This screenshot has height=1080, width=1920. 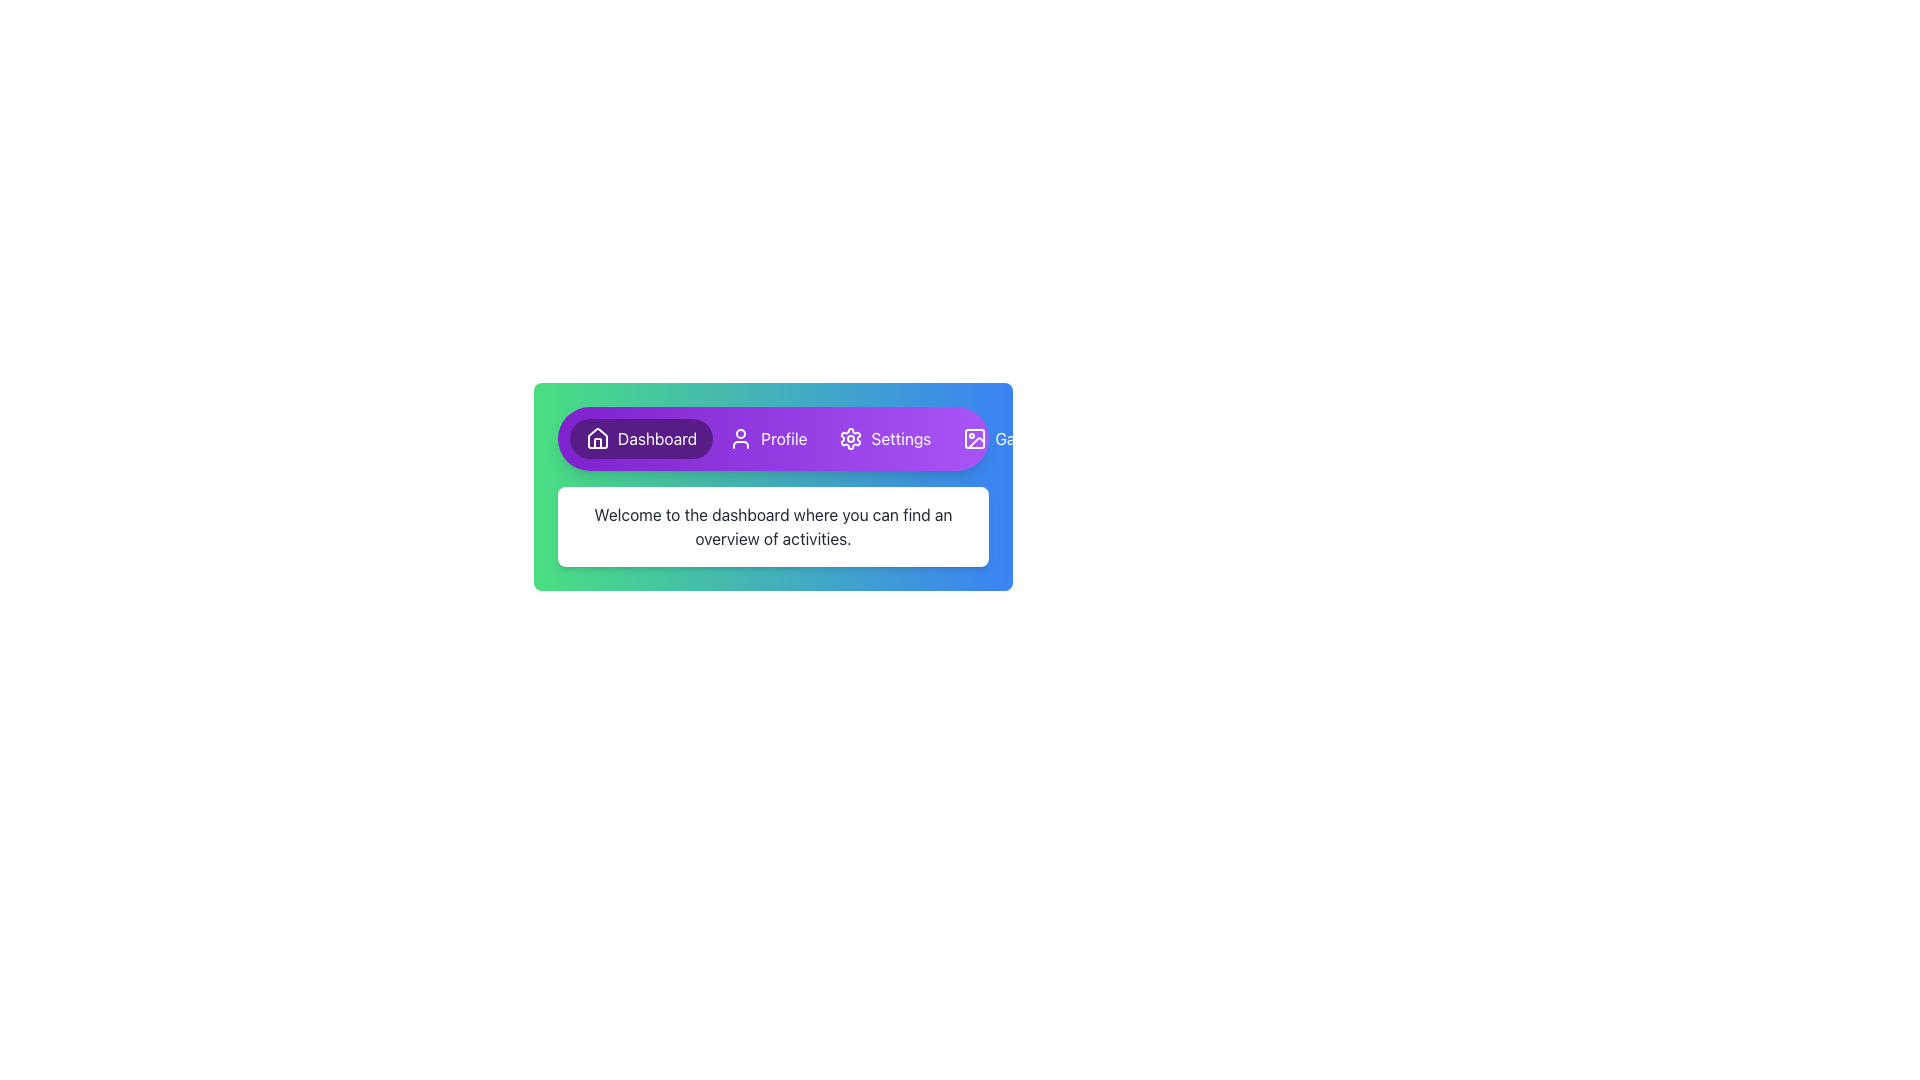 I want to click on the first navigational icon located in the top left corner of the interface, so click(x=597, y=437).